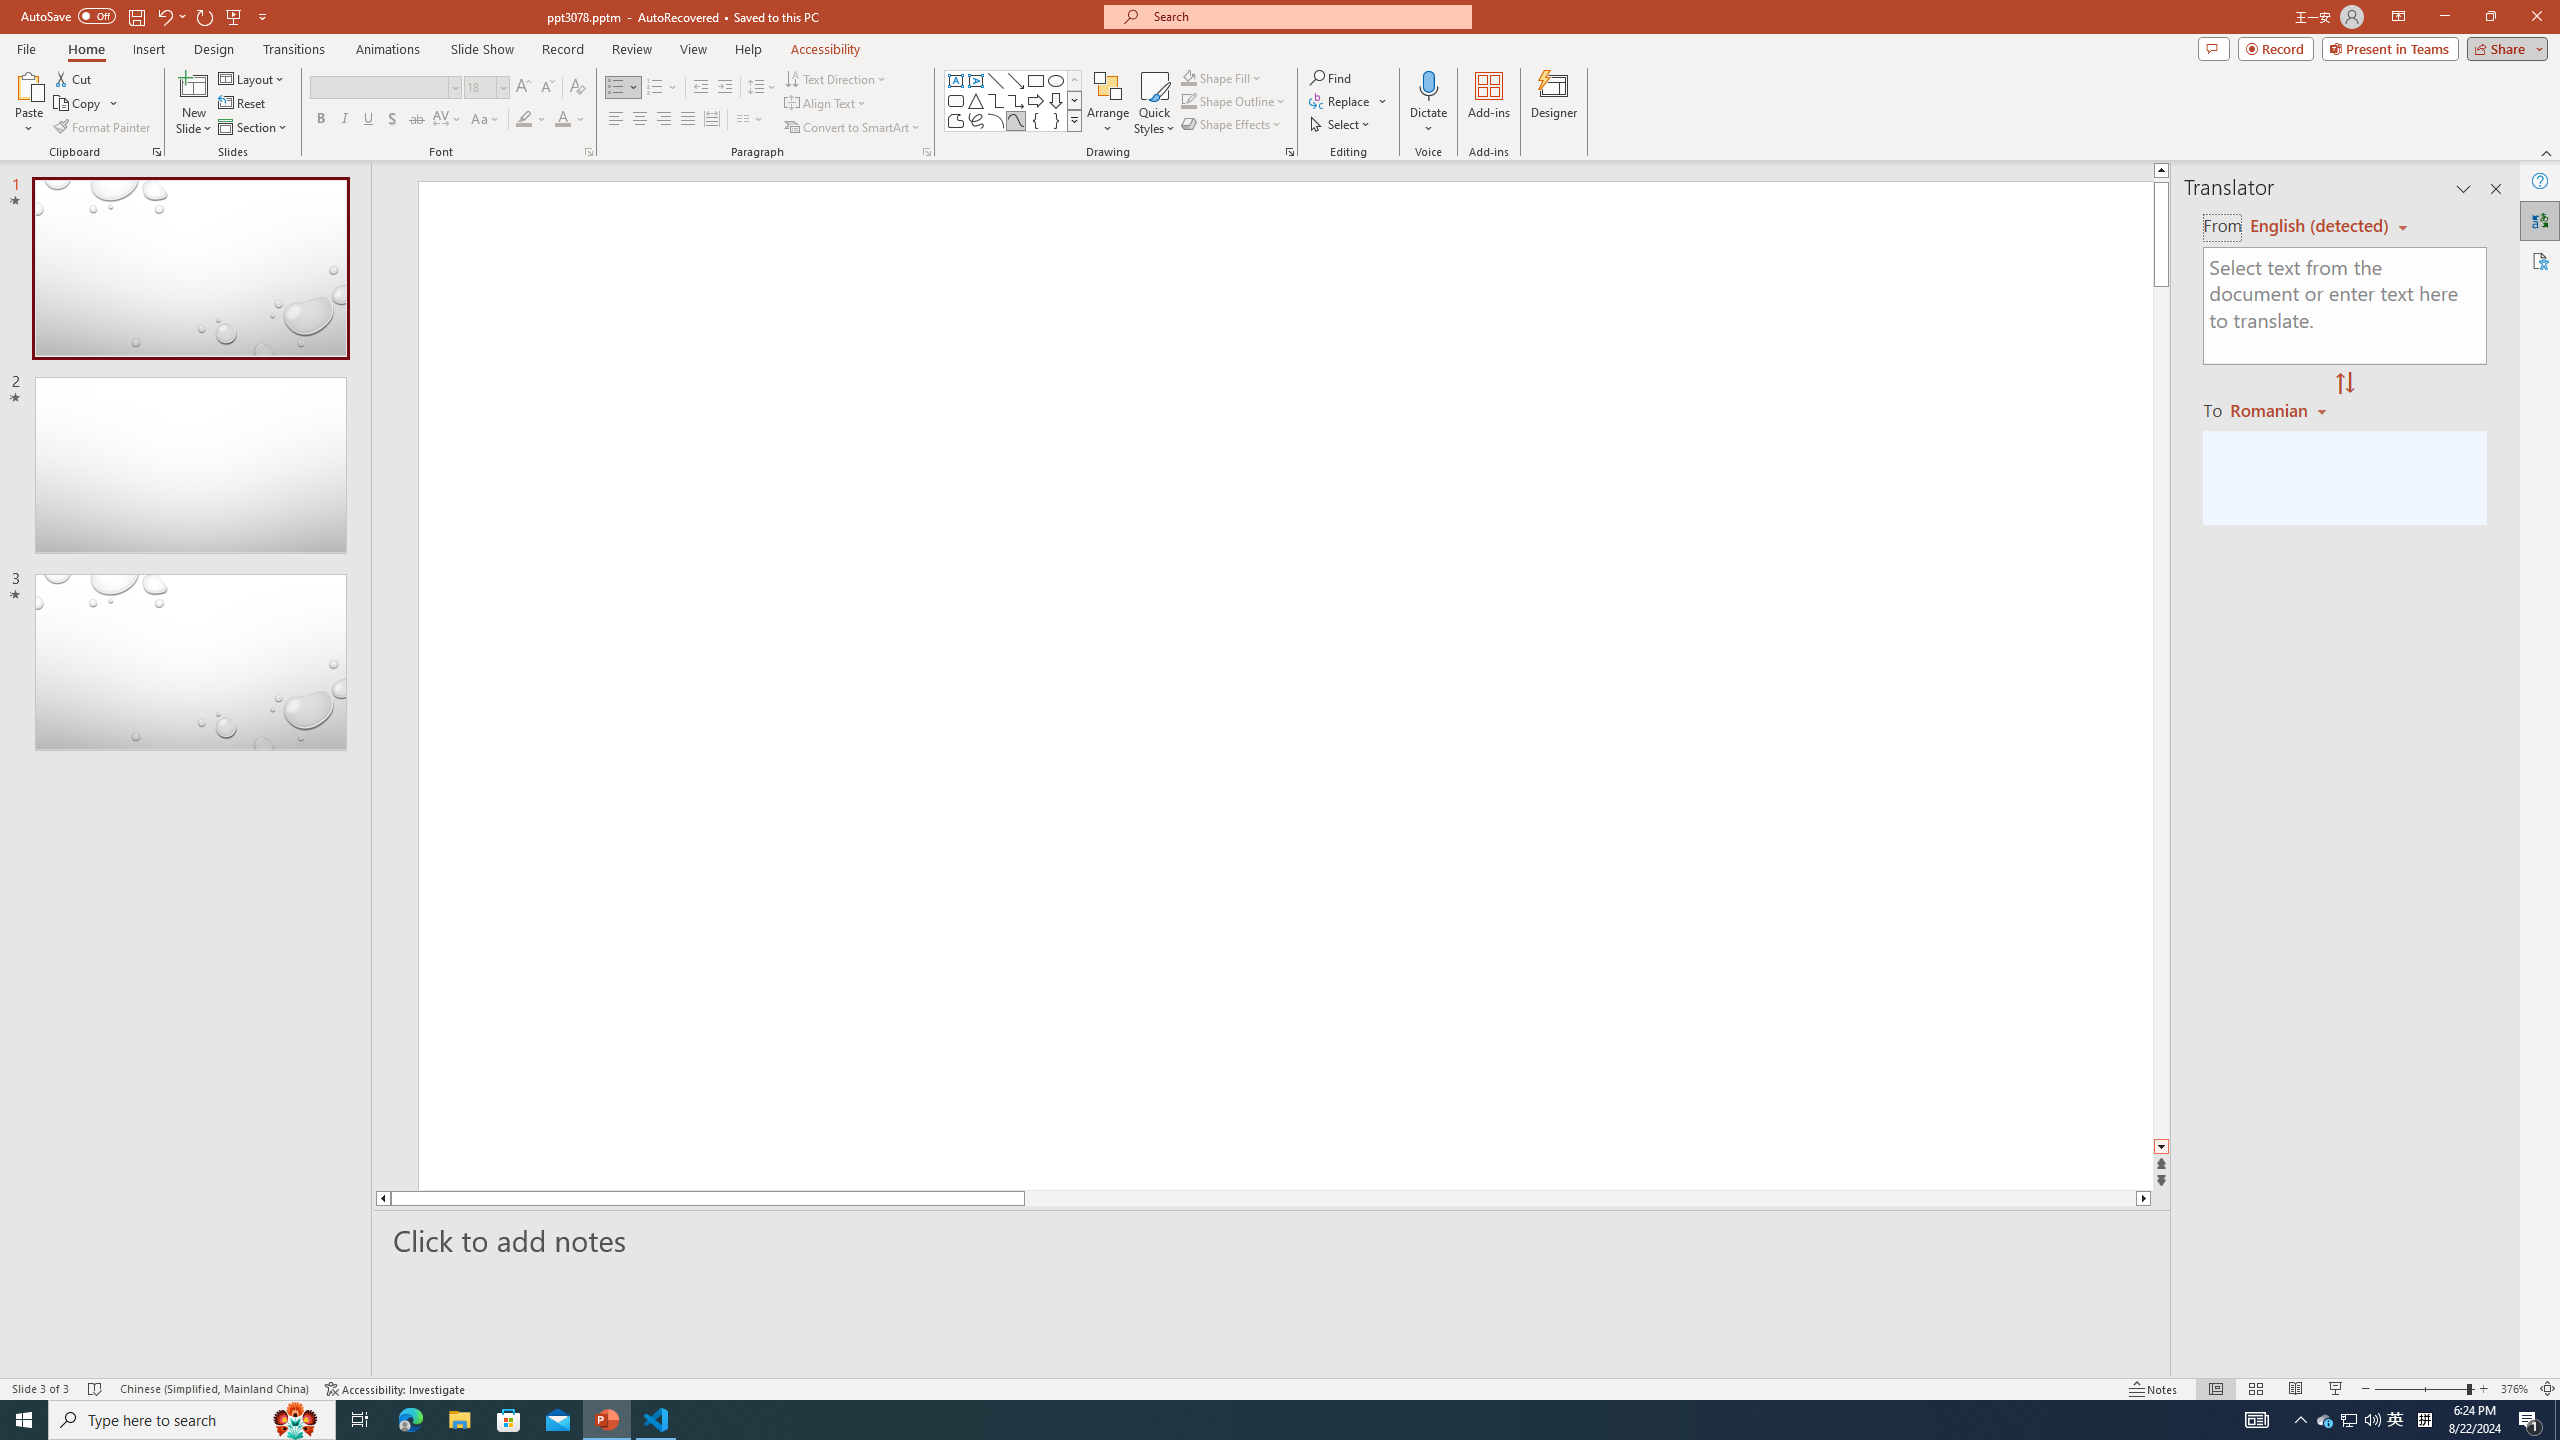 The width and height of the screenshot is (2560, 1440). I want to click on 'Slide Notes', so click(1272, 1240).